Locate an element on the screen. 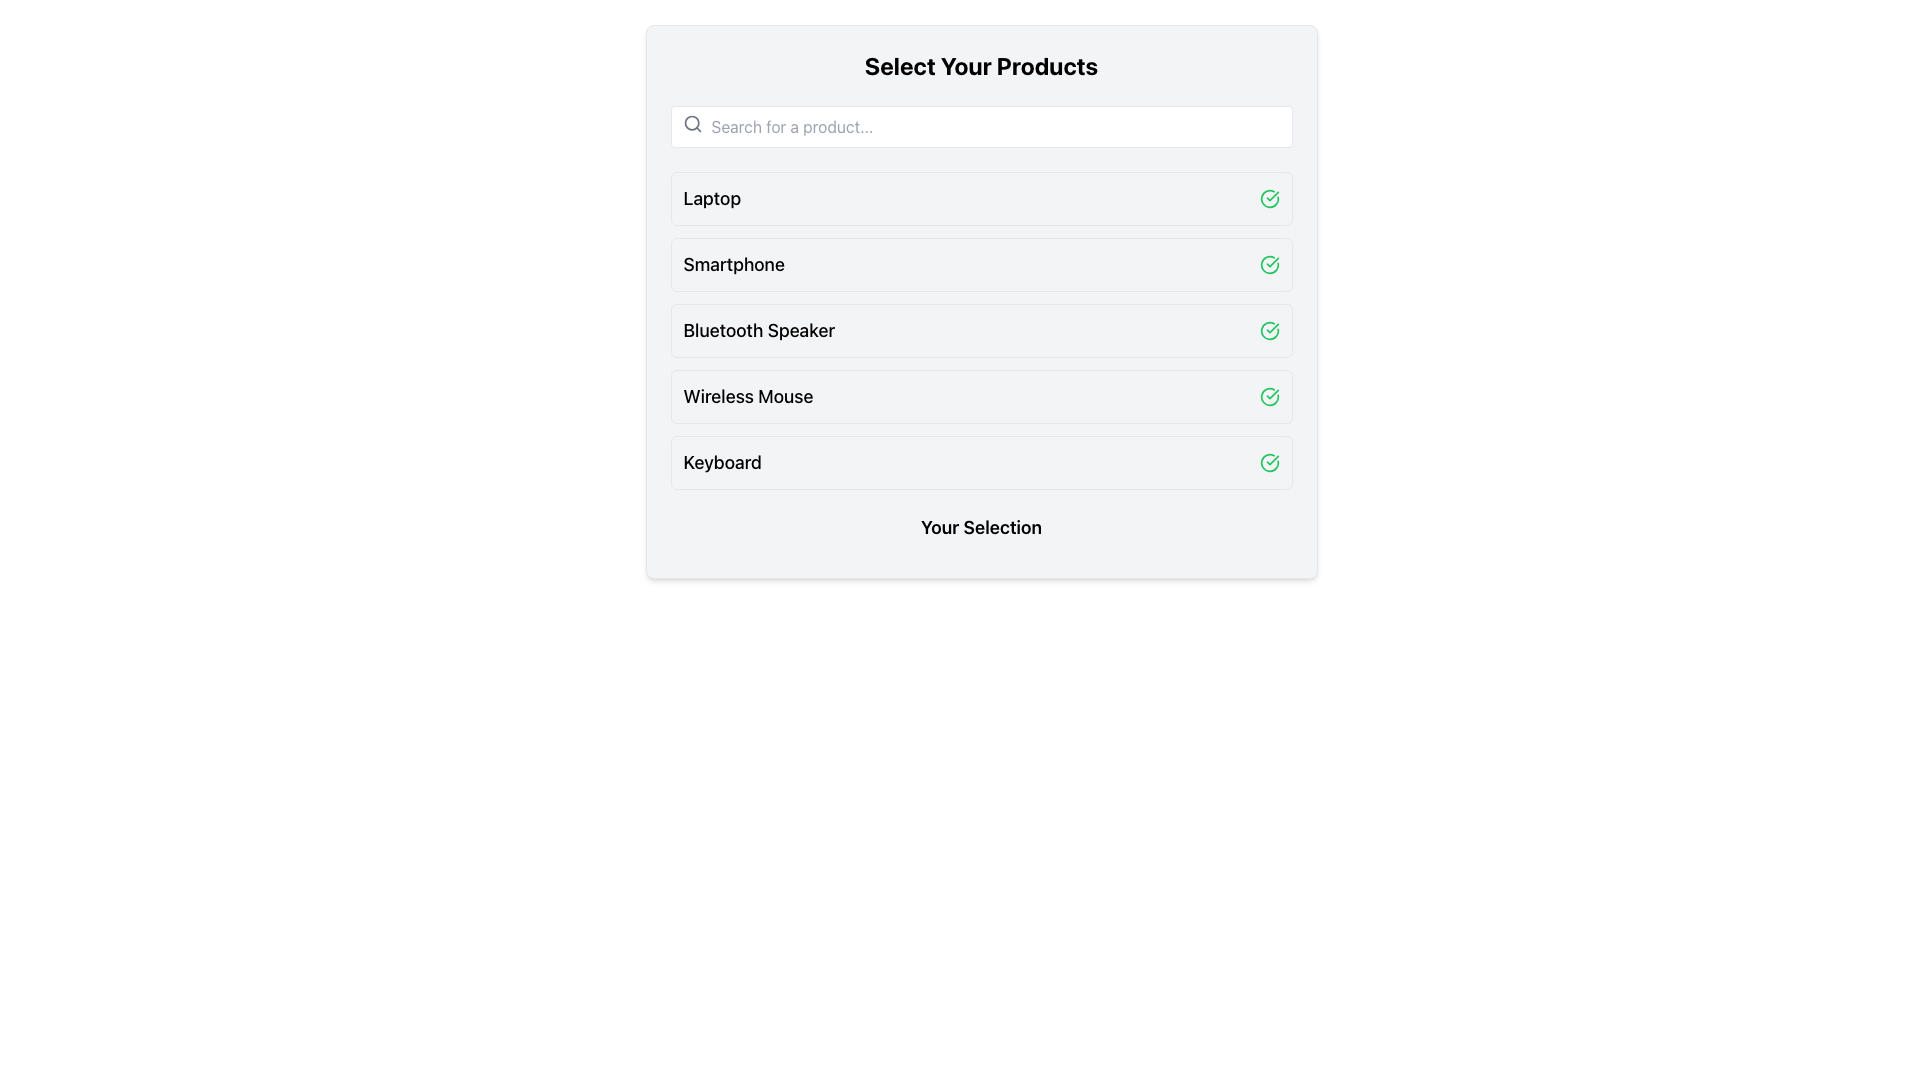  the first list item displaying the product option 'Laptop' located near the top center of the interface, directly below the search bar is located at coordinates (981, 199).